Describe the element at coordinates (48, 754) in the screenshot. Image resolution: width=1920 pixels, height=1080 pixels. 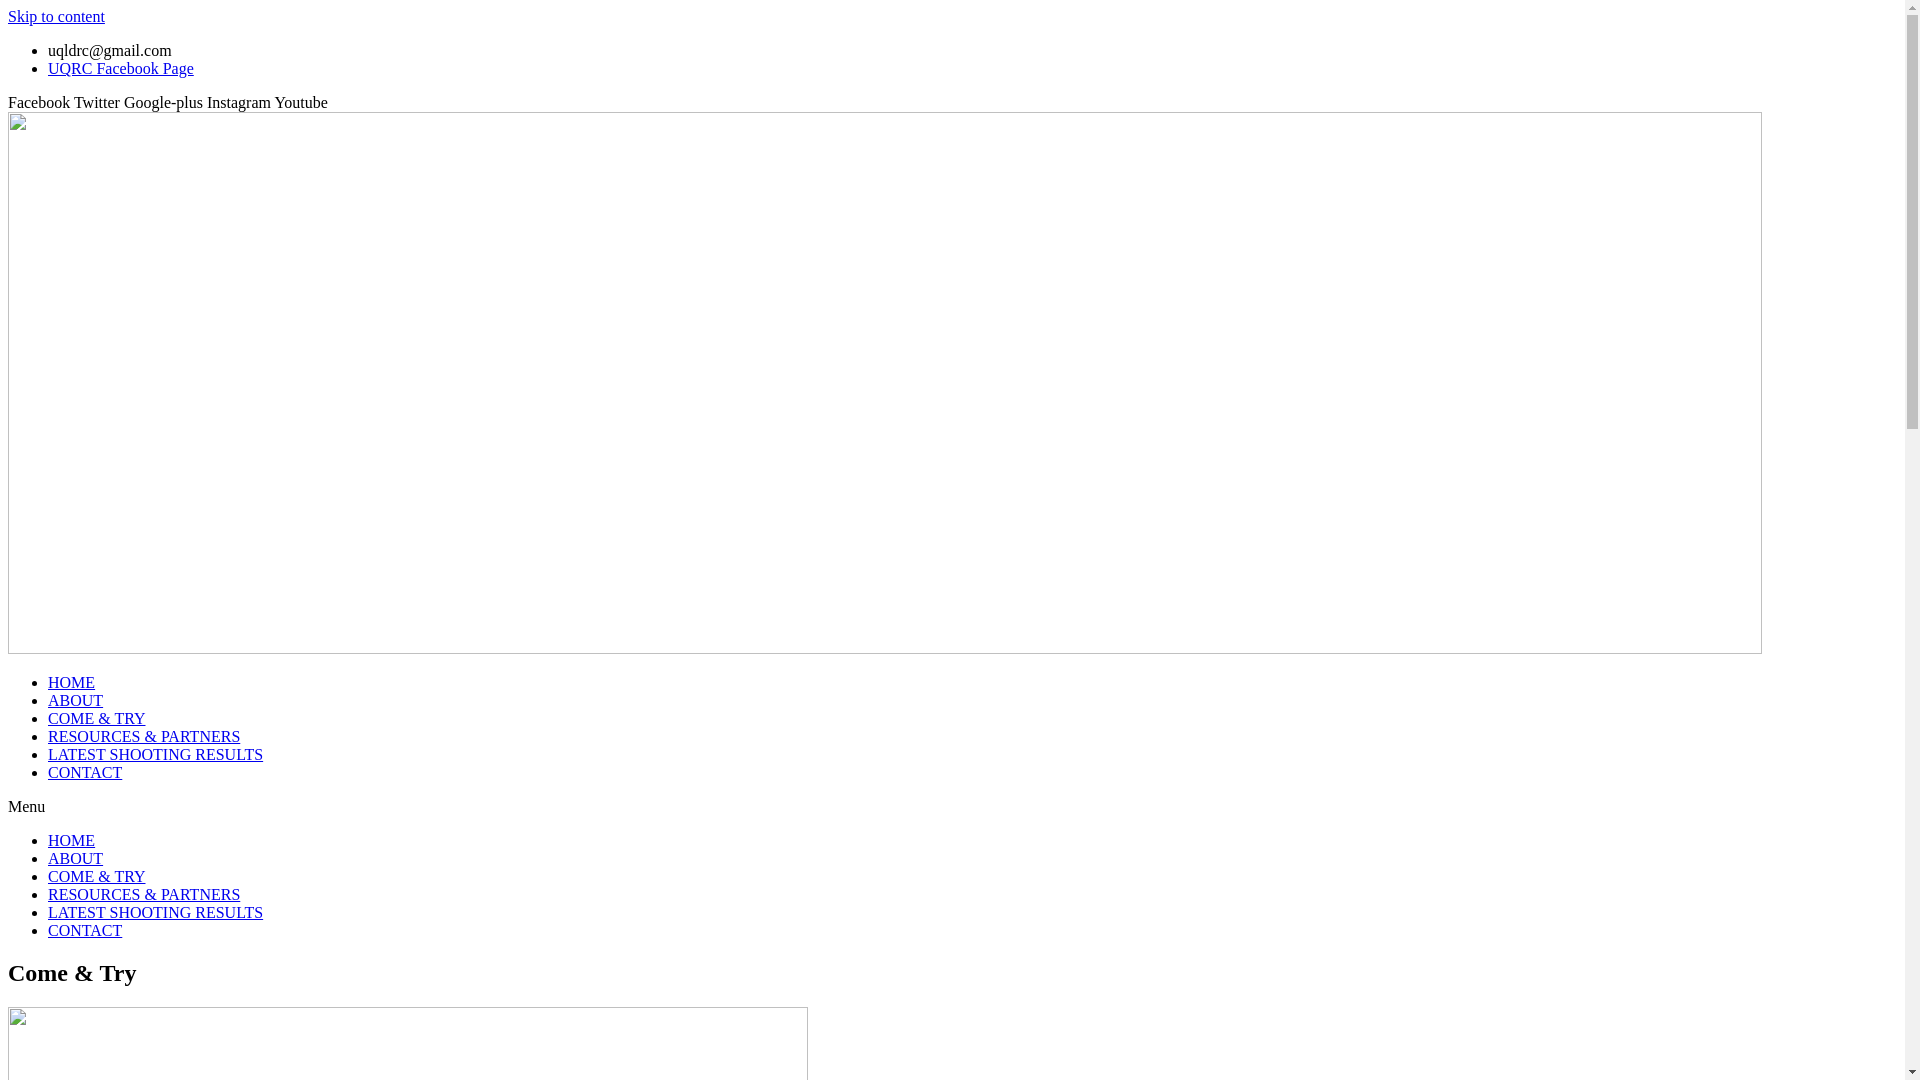
I see `'LATEST SHOOTING RESULTS'` at that location.